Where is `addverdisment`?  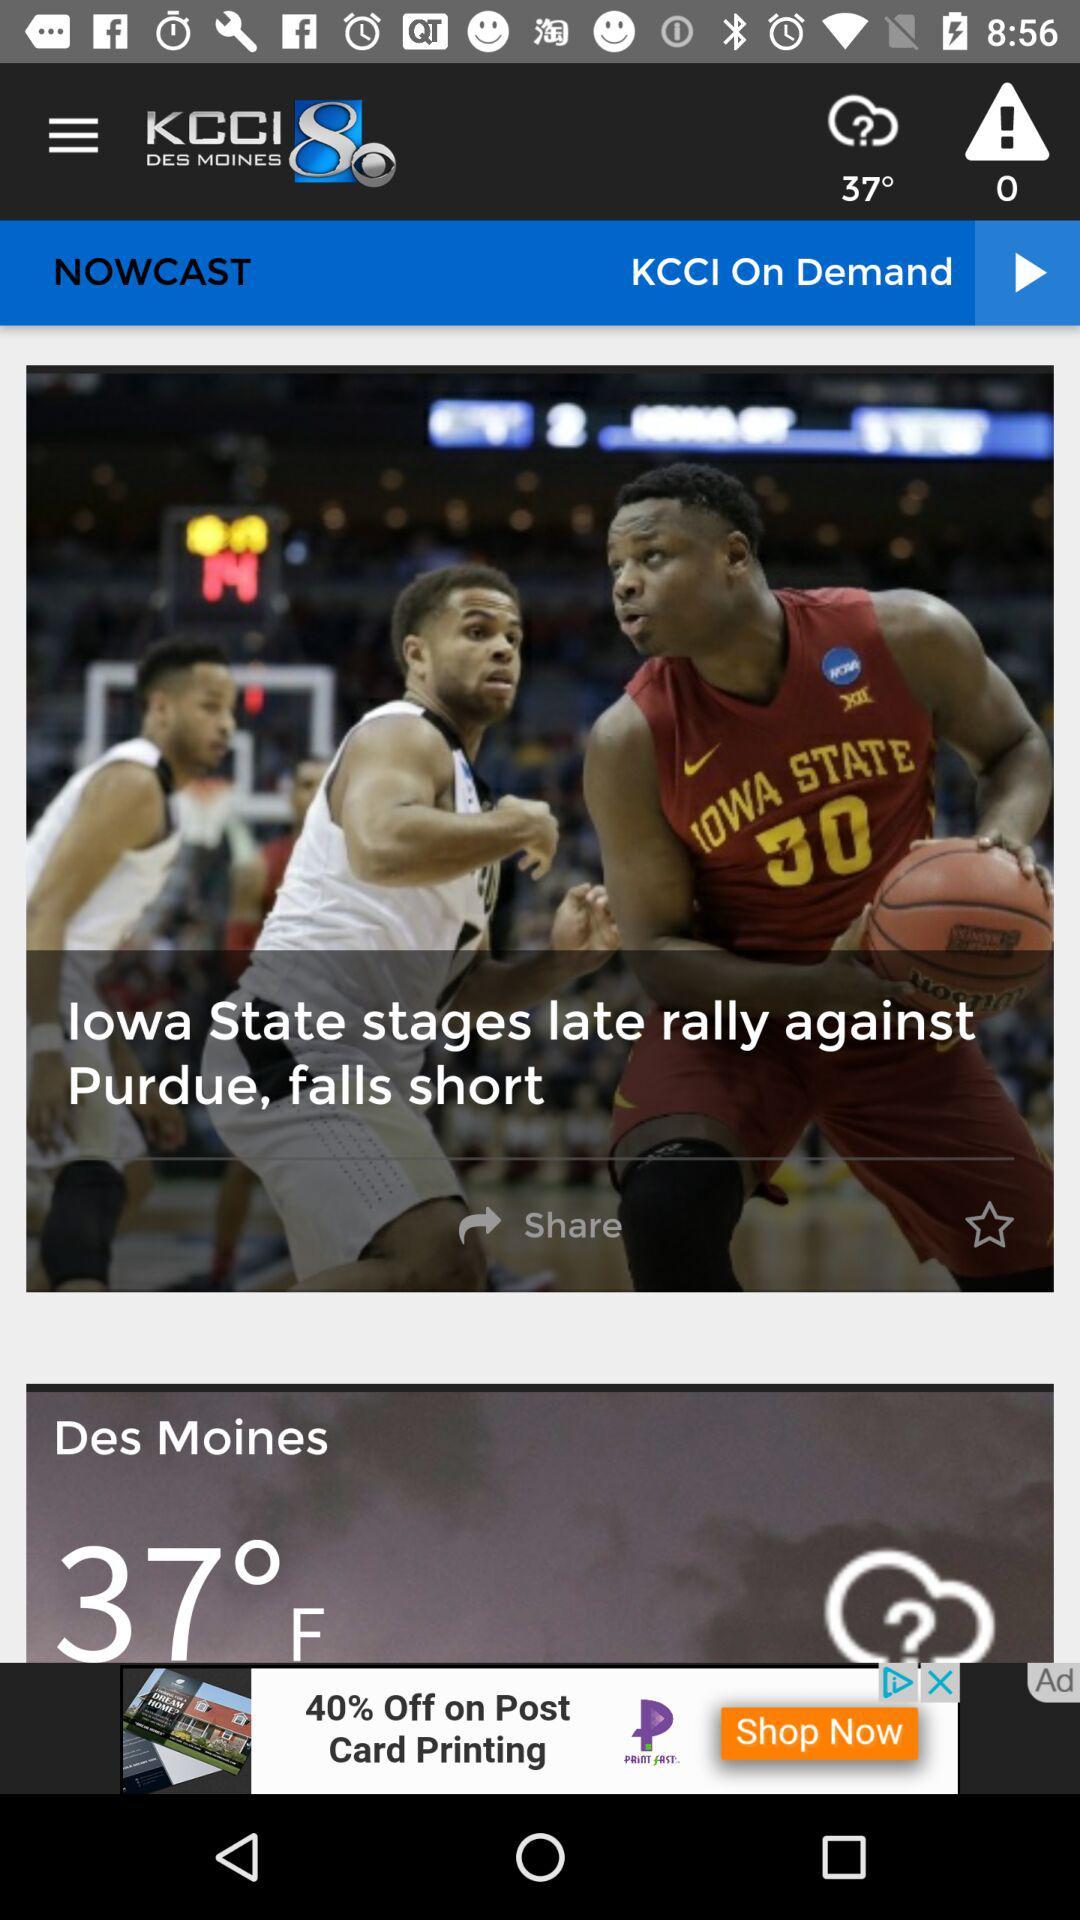 addverdisment is located at coordinates (540, 1727).